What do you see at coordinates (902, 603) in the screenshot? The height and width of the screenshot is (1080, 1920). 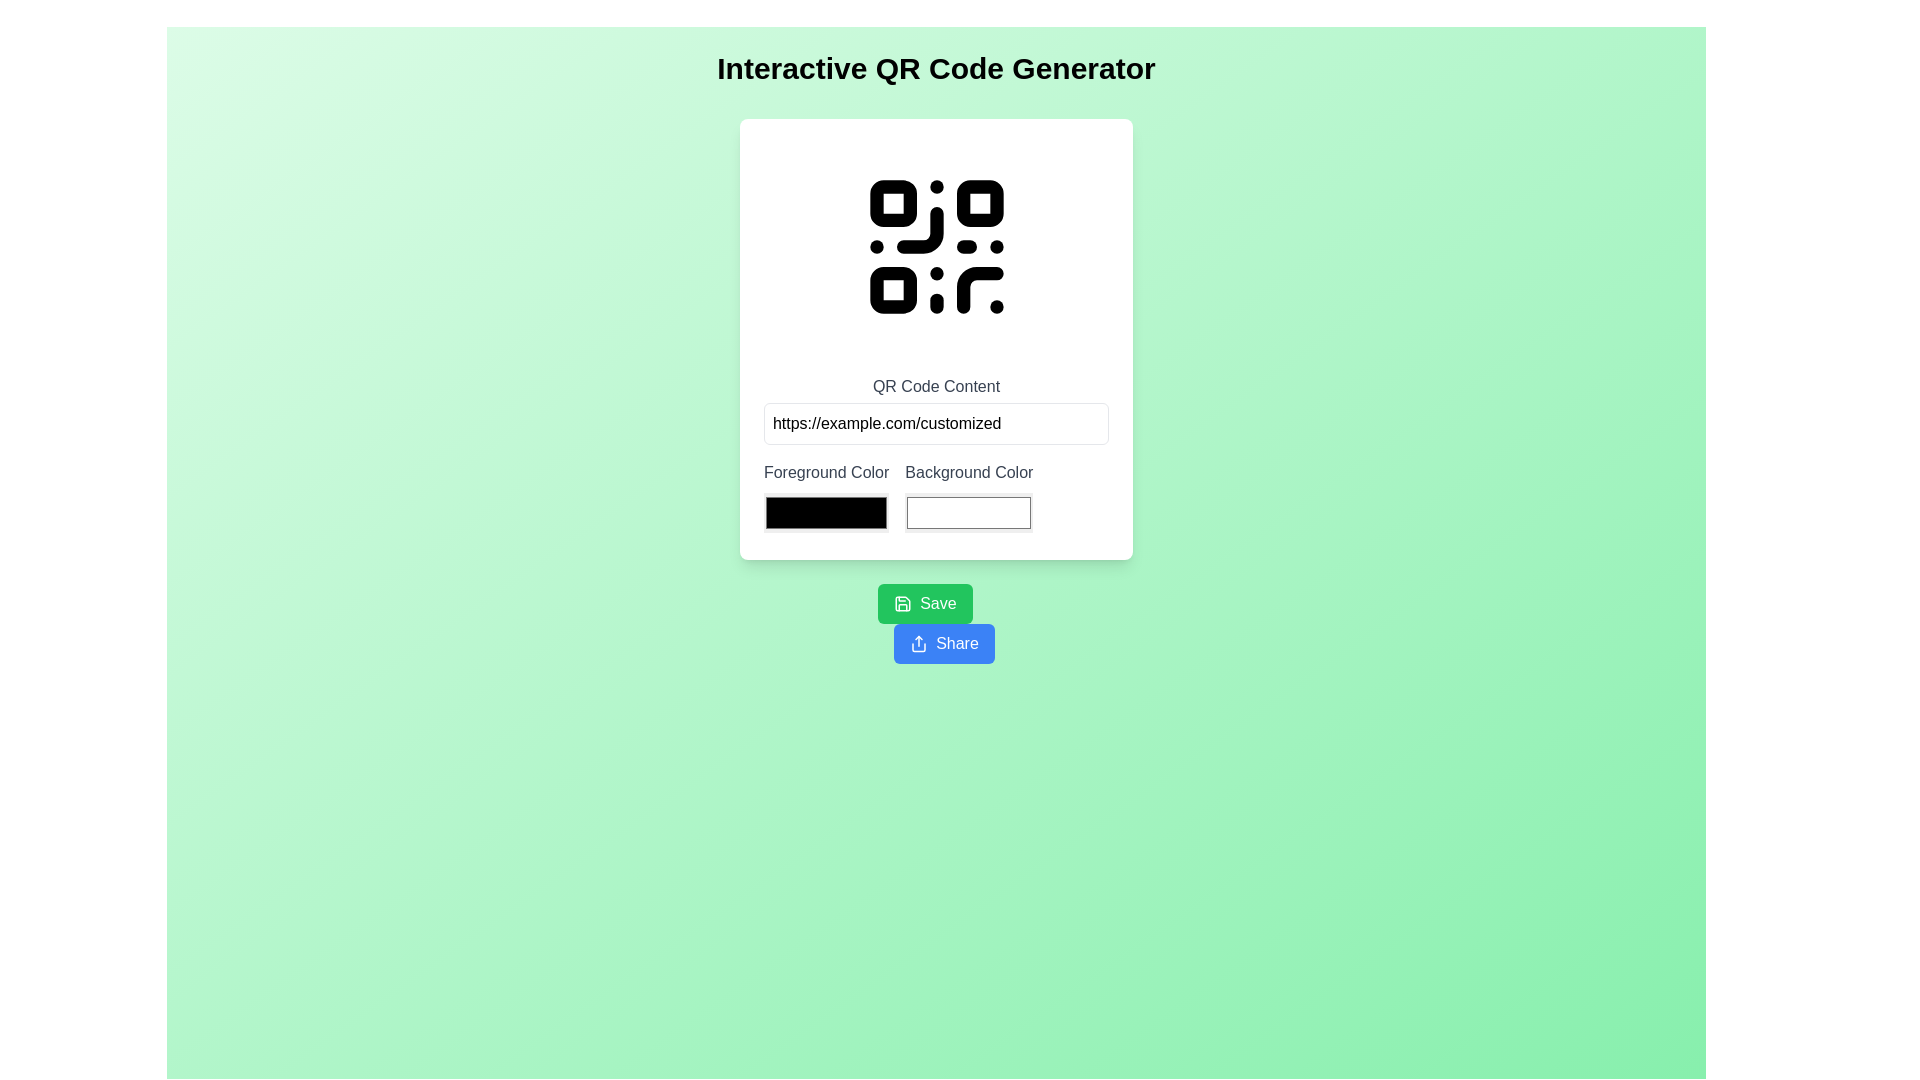 I see `the 'Save' icon button located in the toolbar below the QR code generation area` at bounding box center [902, 603].